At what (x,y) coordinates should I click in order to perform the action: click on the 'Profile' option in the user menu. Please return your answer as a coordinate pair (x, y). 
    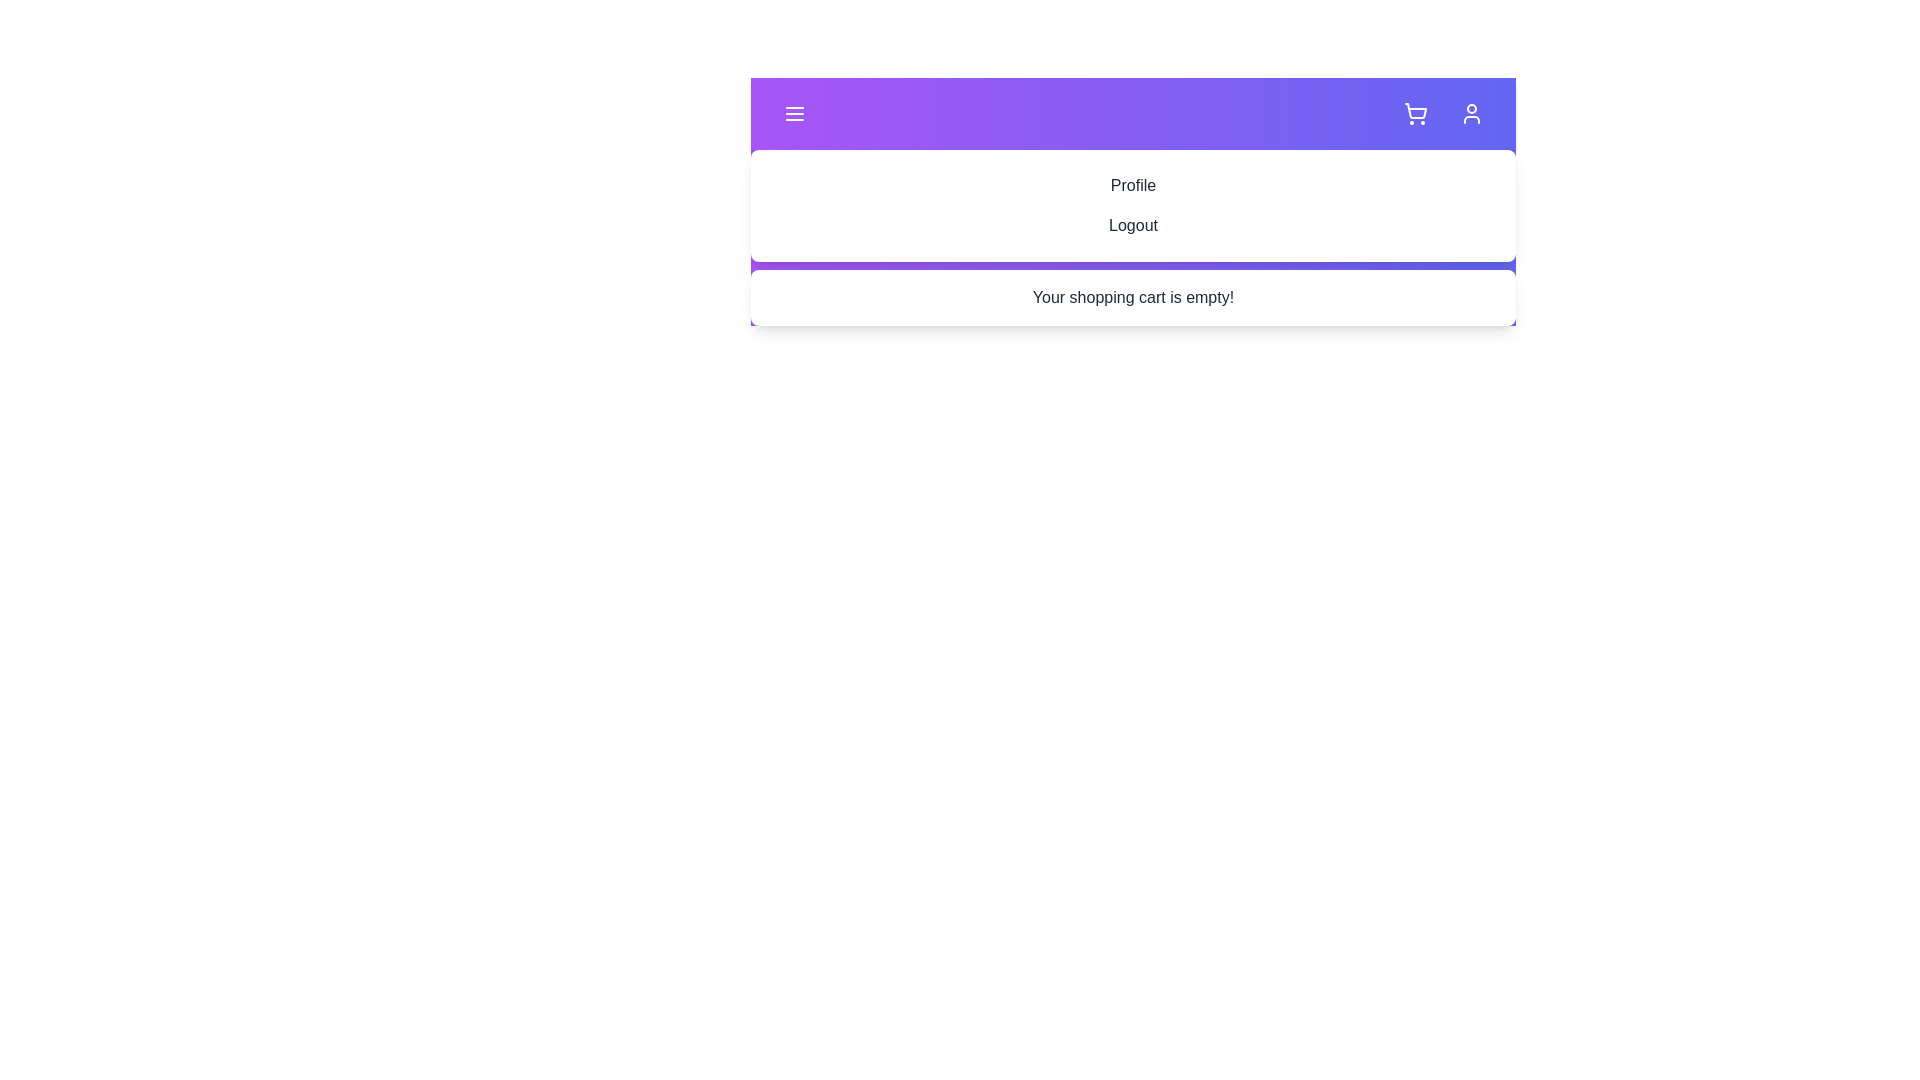
    Looking at the image, I should click on (1133, 185).